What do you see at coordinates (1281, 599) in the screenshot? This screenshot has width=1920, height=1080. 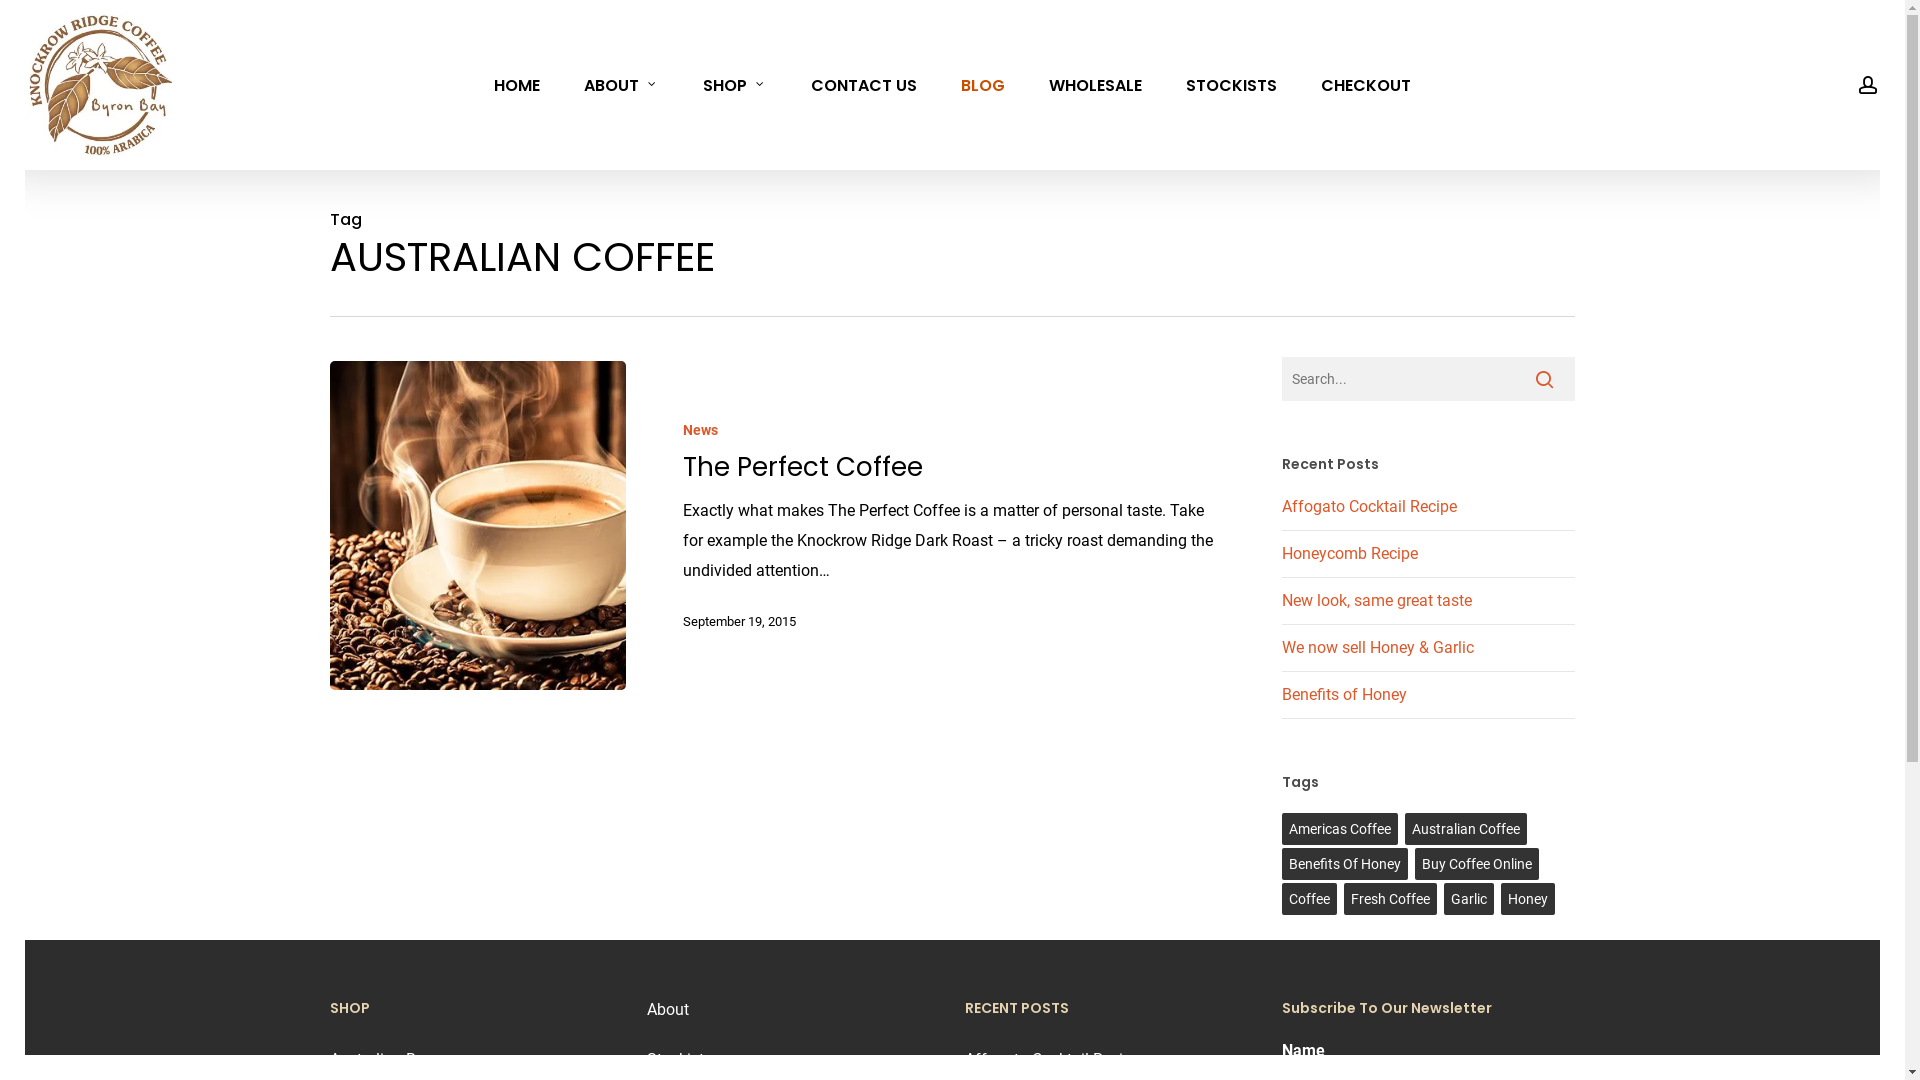 I see `'New look, same great taste'` at bounding box center [1281, 599].